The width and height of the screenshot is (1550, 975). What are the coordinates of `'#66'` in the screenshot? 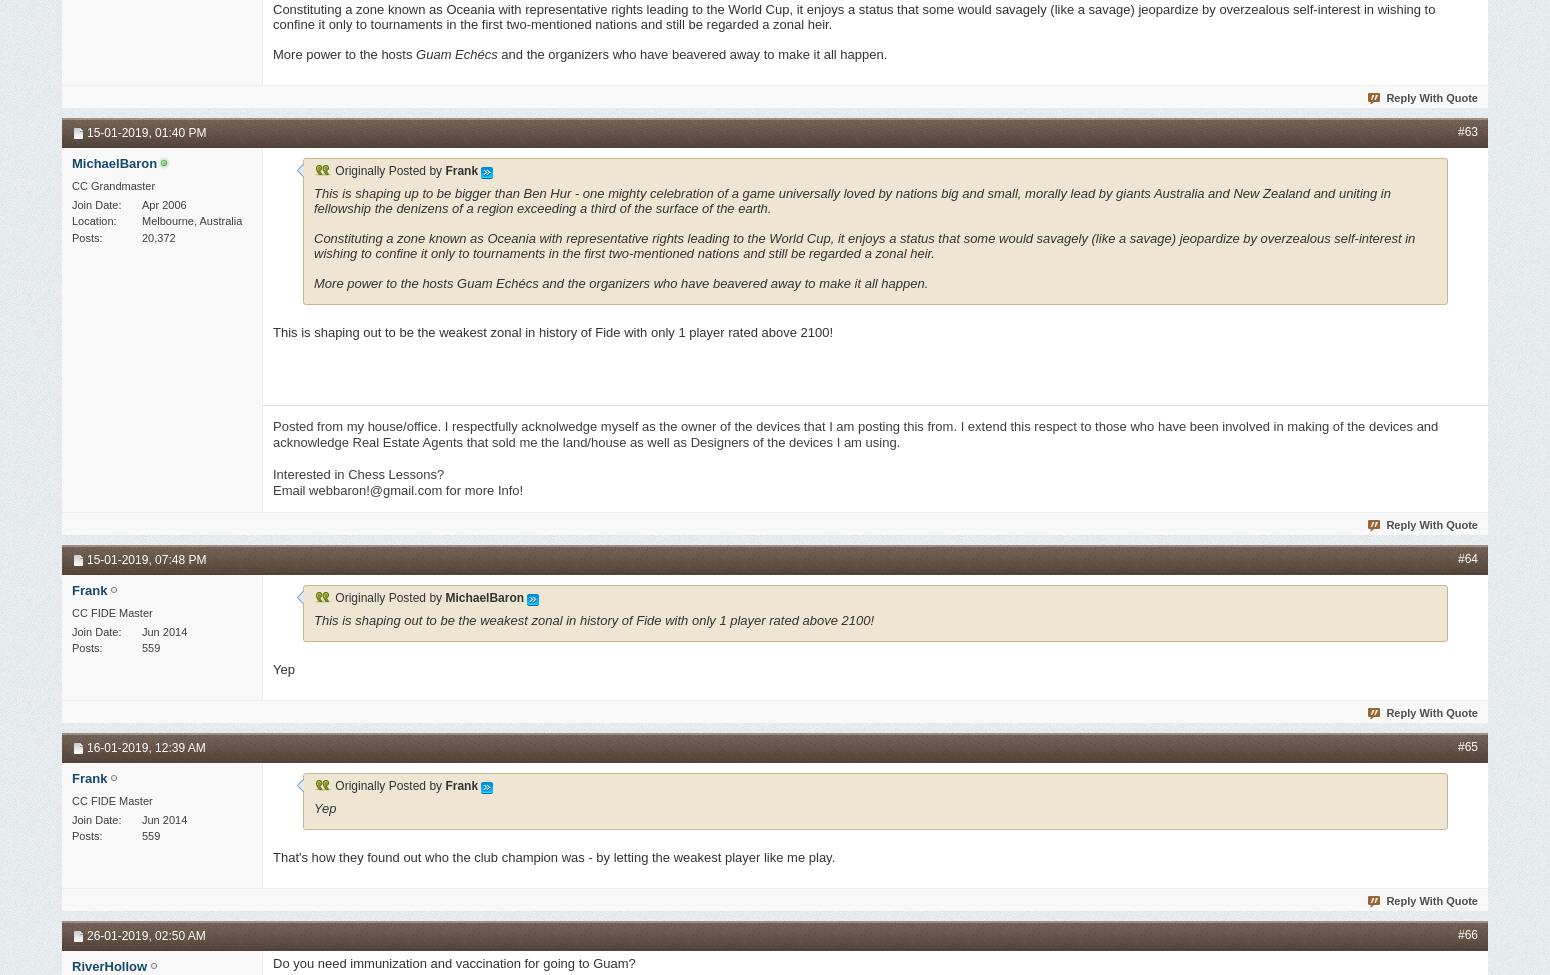 It's located at (1466, 934).